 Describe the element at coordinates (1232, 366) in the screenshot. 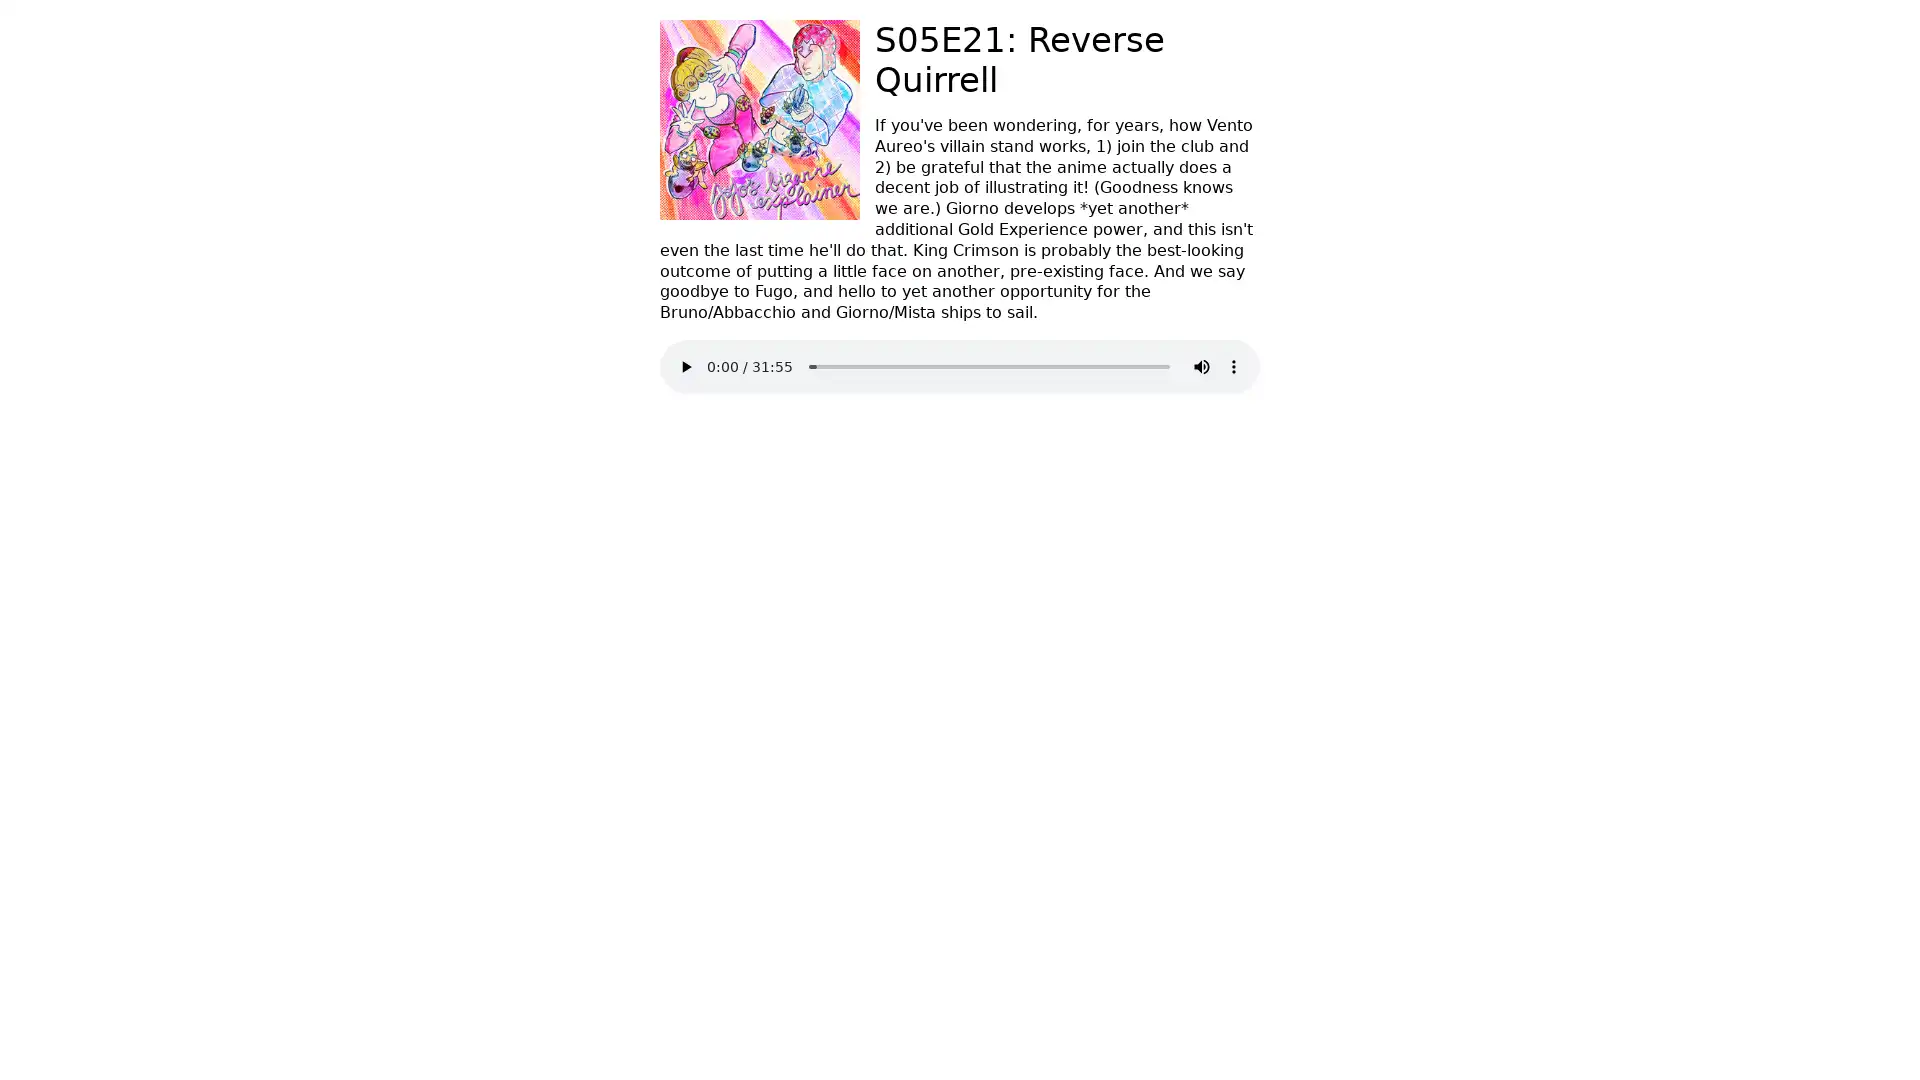

I see `show more media controls` at that location.